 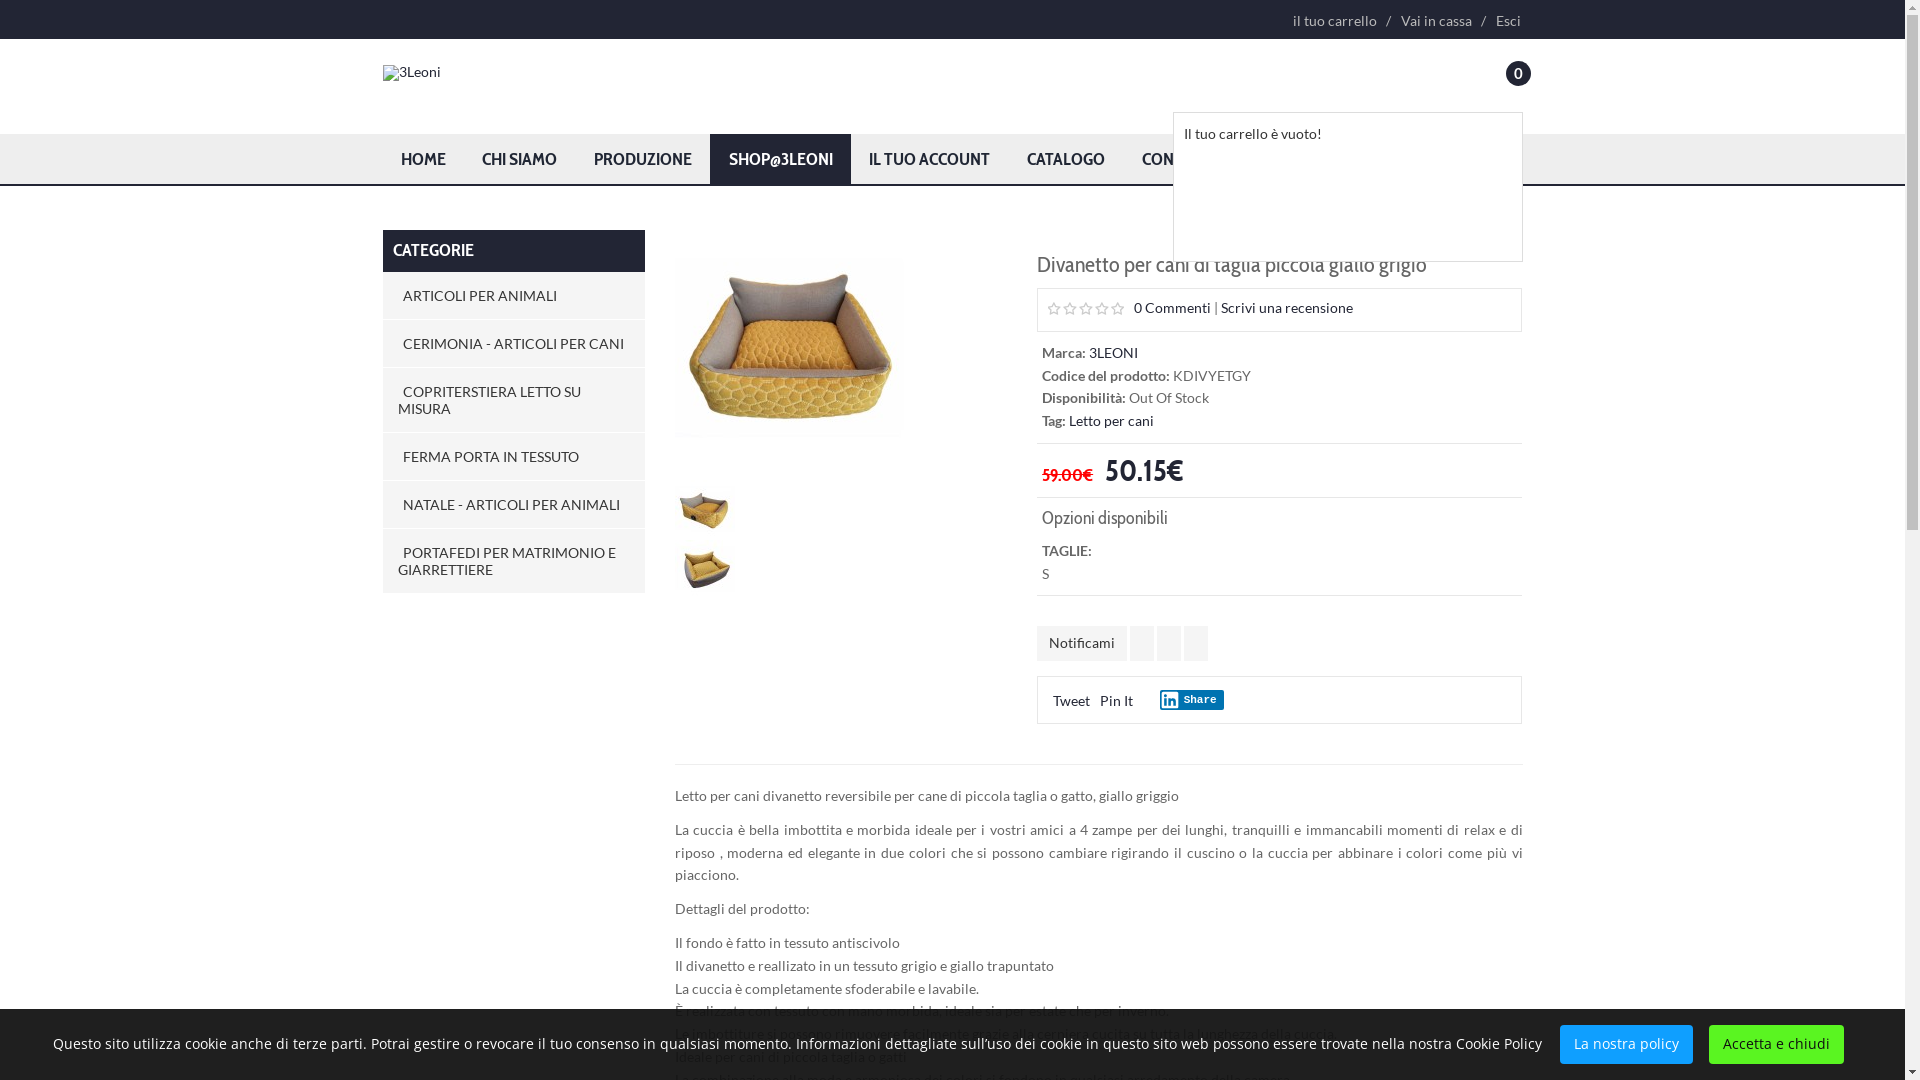 What do you see at coordinates (789, 343) in the screenshot?
I see `'Divanetto per cani di taglia piccola giallo grigio'` at bounding box center [789, 343].